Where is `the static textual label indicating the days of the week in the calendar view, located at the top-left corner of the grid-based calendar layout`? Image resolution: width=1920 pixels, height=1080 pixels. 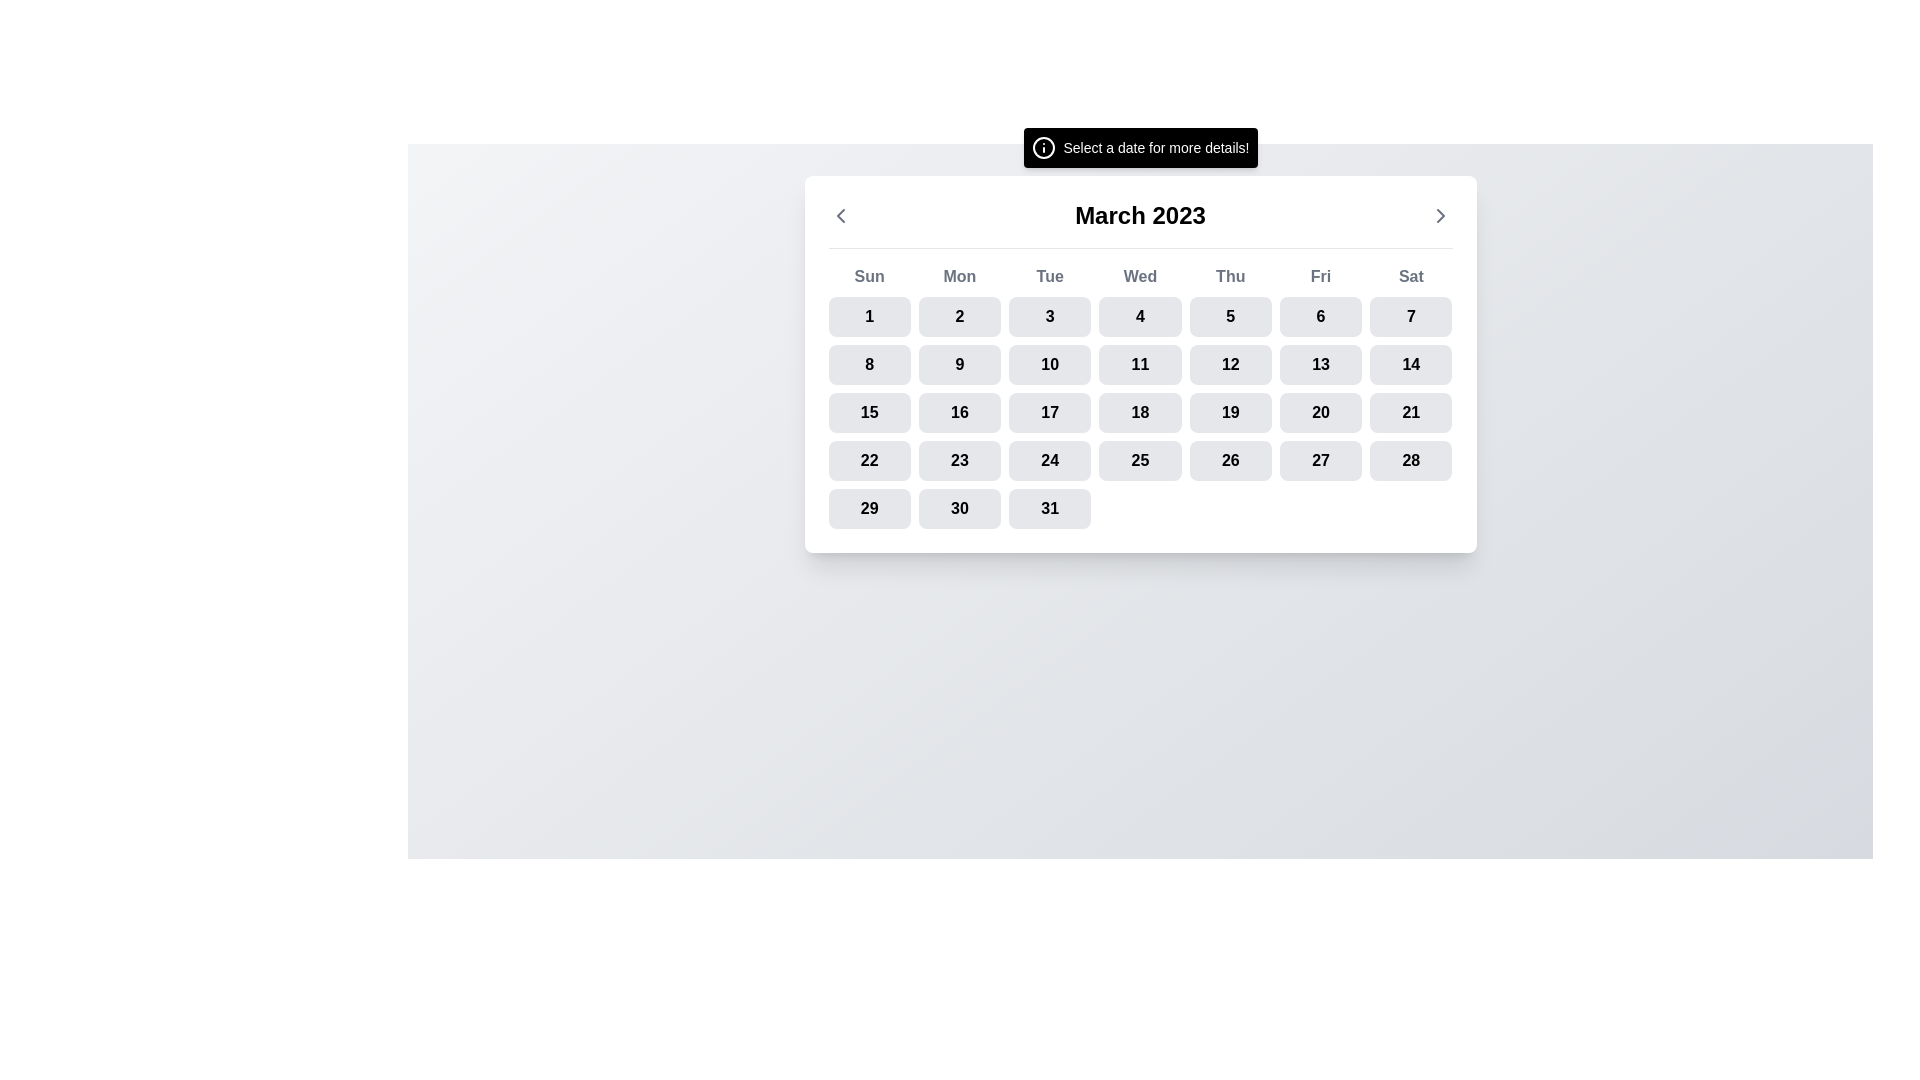 the static textual label indicating the days of the week in the calendar view, located at the top-left corner of the grid-based calendar layout is located at coordinates (869, 277).